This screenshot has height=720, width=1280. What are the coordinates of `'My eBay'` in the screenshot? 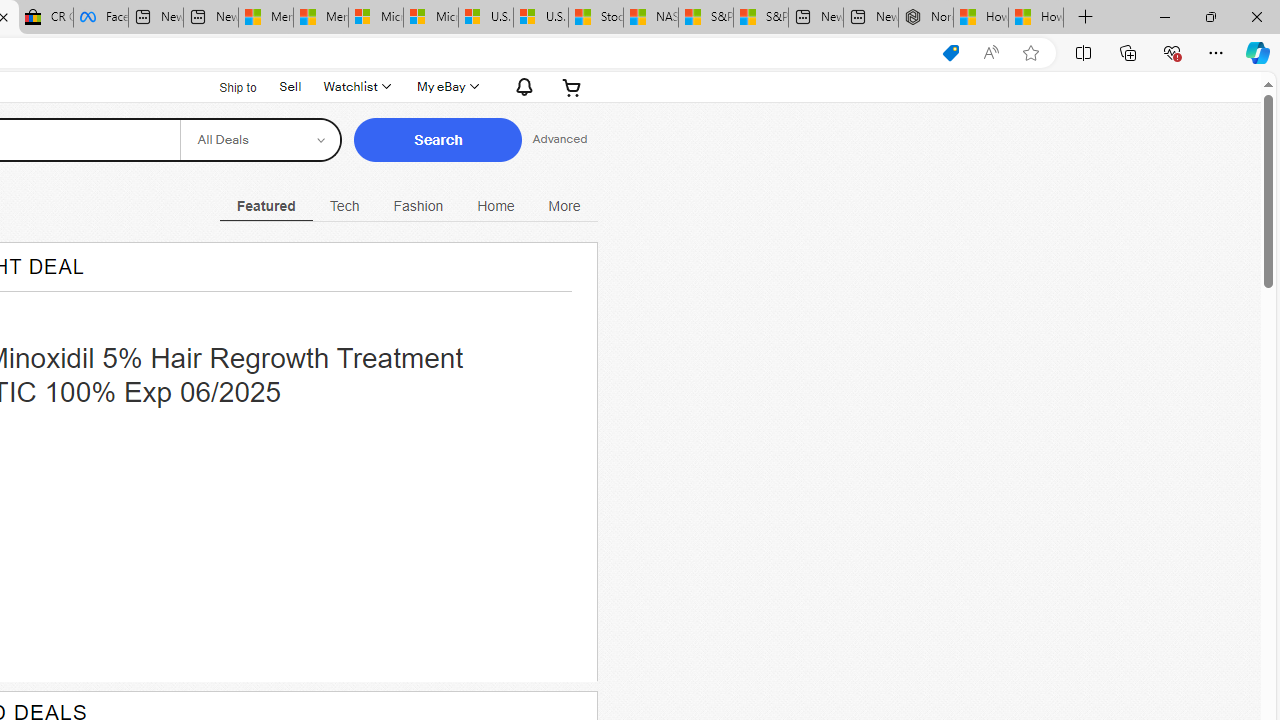 It's located at (445, 86).